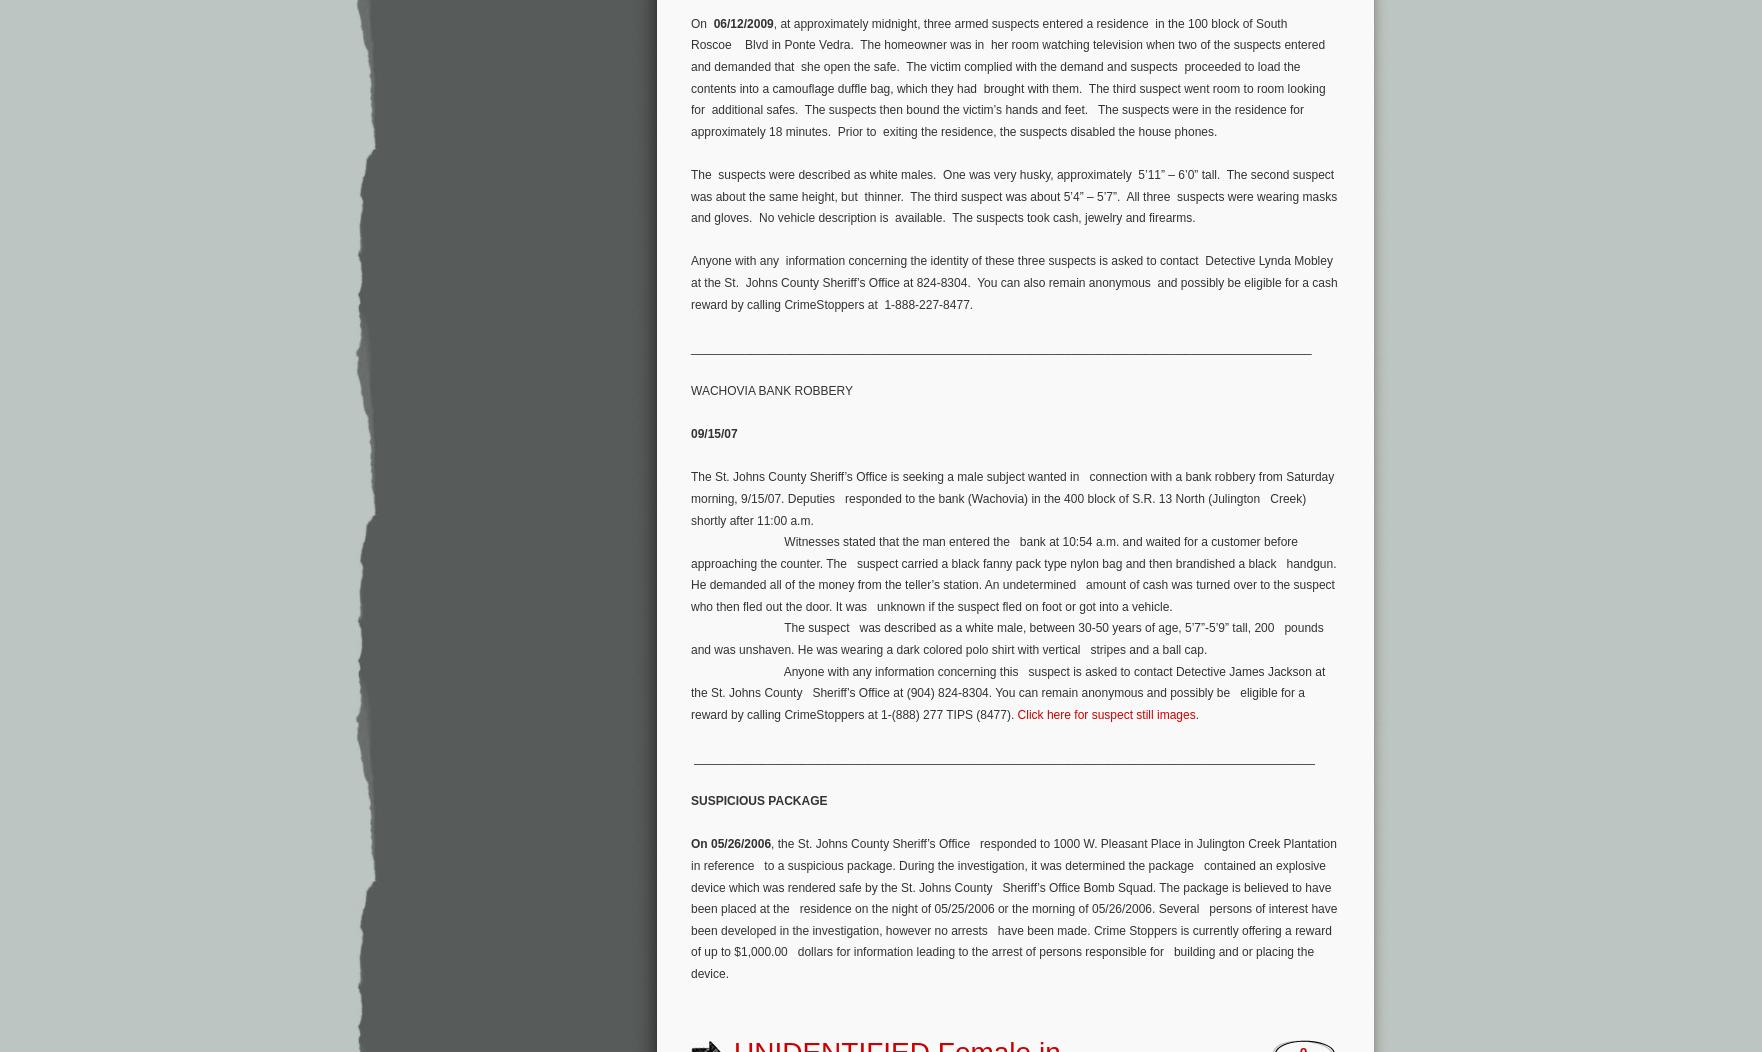 The width and height of the screenshot is (1762, 1052). I want to click on ', at approximately midnight, three armed suspects entered a residence  in the 100 block of South Roscoe    Blvd in Ponte Vedra.  The homeowner was in  her room watching television when two of the suspects entered and demanded that  she open the safe.  The victim complied with the demand and suspects  proceeded to load the contents into a camouflage duffle bag, which they had  brought with them.  The third suspect went room to room looking for  additional safes.  The suspects then bound the victim’s hands and feet.   The suspects were in the residence for approximately 18 minutes.  Prior to  exiting the residence, the suspects disabled the house phones.', so click(1008, 76).